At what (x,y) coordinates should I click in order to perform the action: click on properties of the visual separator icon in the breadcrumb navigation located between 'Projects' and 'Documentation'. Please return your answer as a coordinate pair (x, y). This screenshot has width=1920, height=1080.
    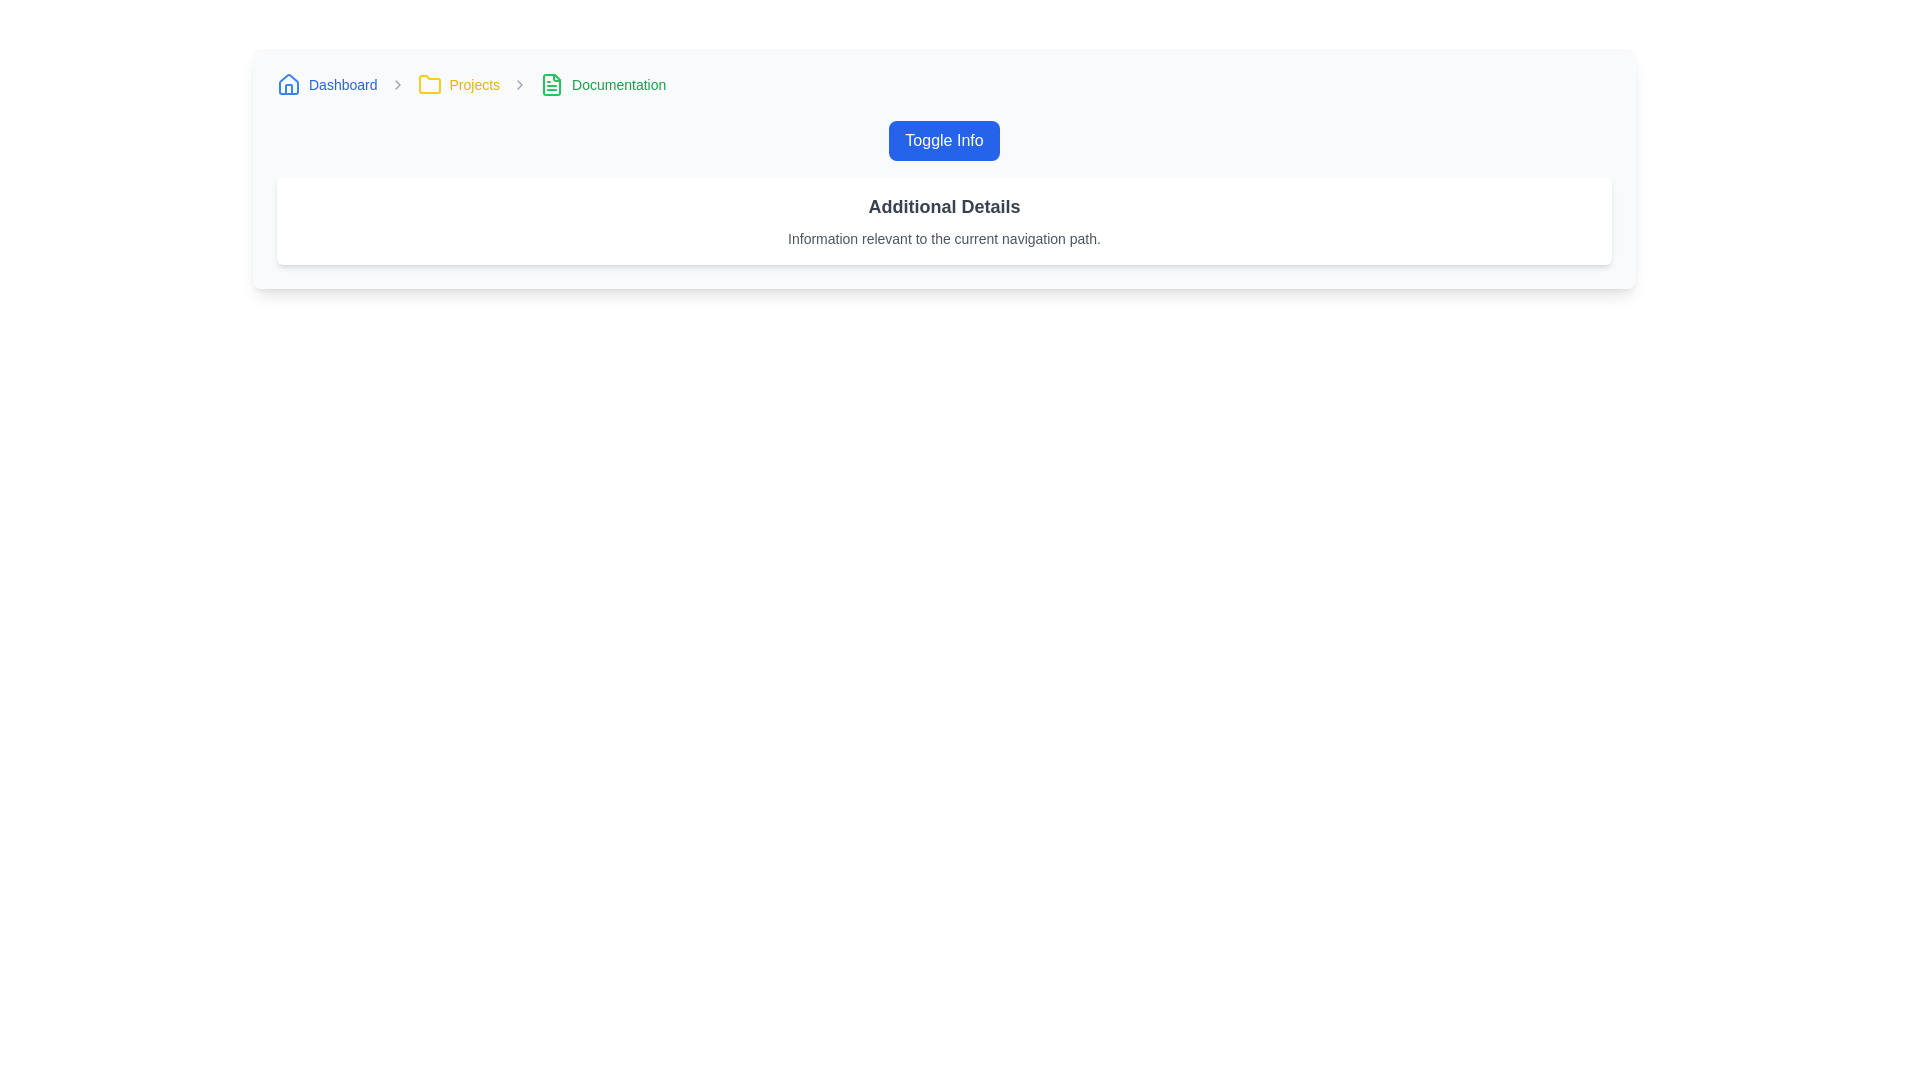
    Looking at the image, I should click on (520, 83).